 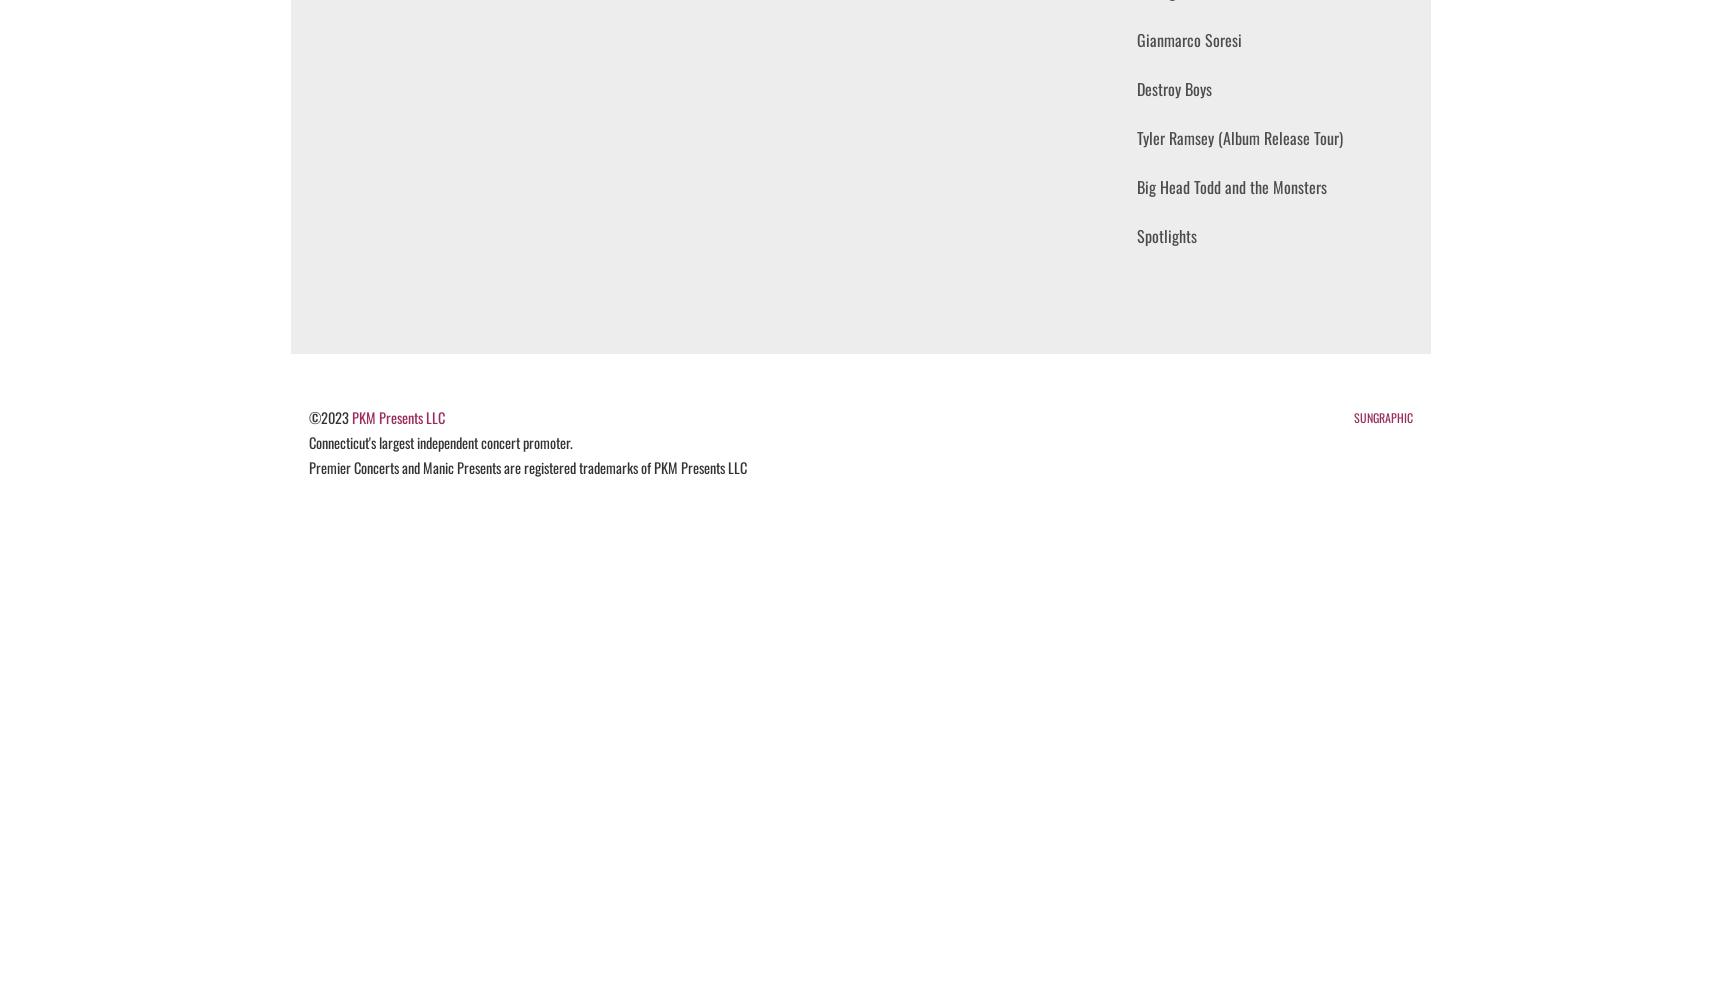 I want to click on '©2023', so click(x=327, y=416).